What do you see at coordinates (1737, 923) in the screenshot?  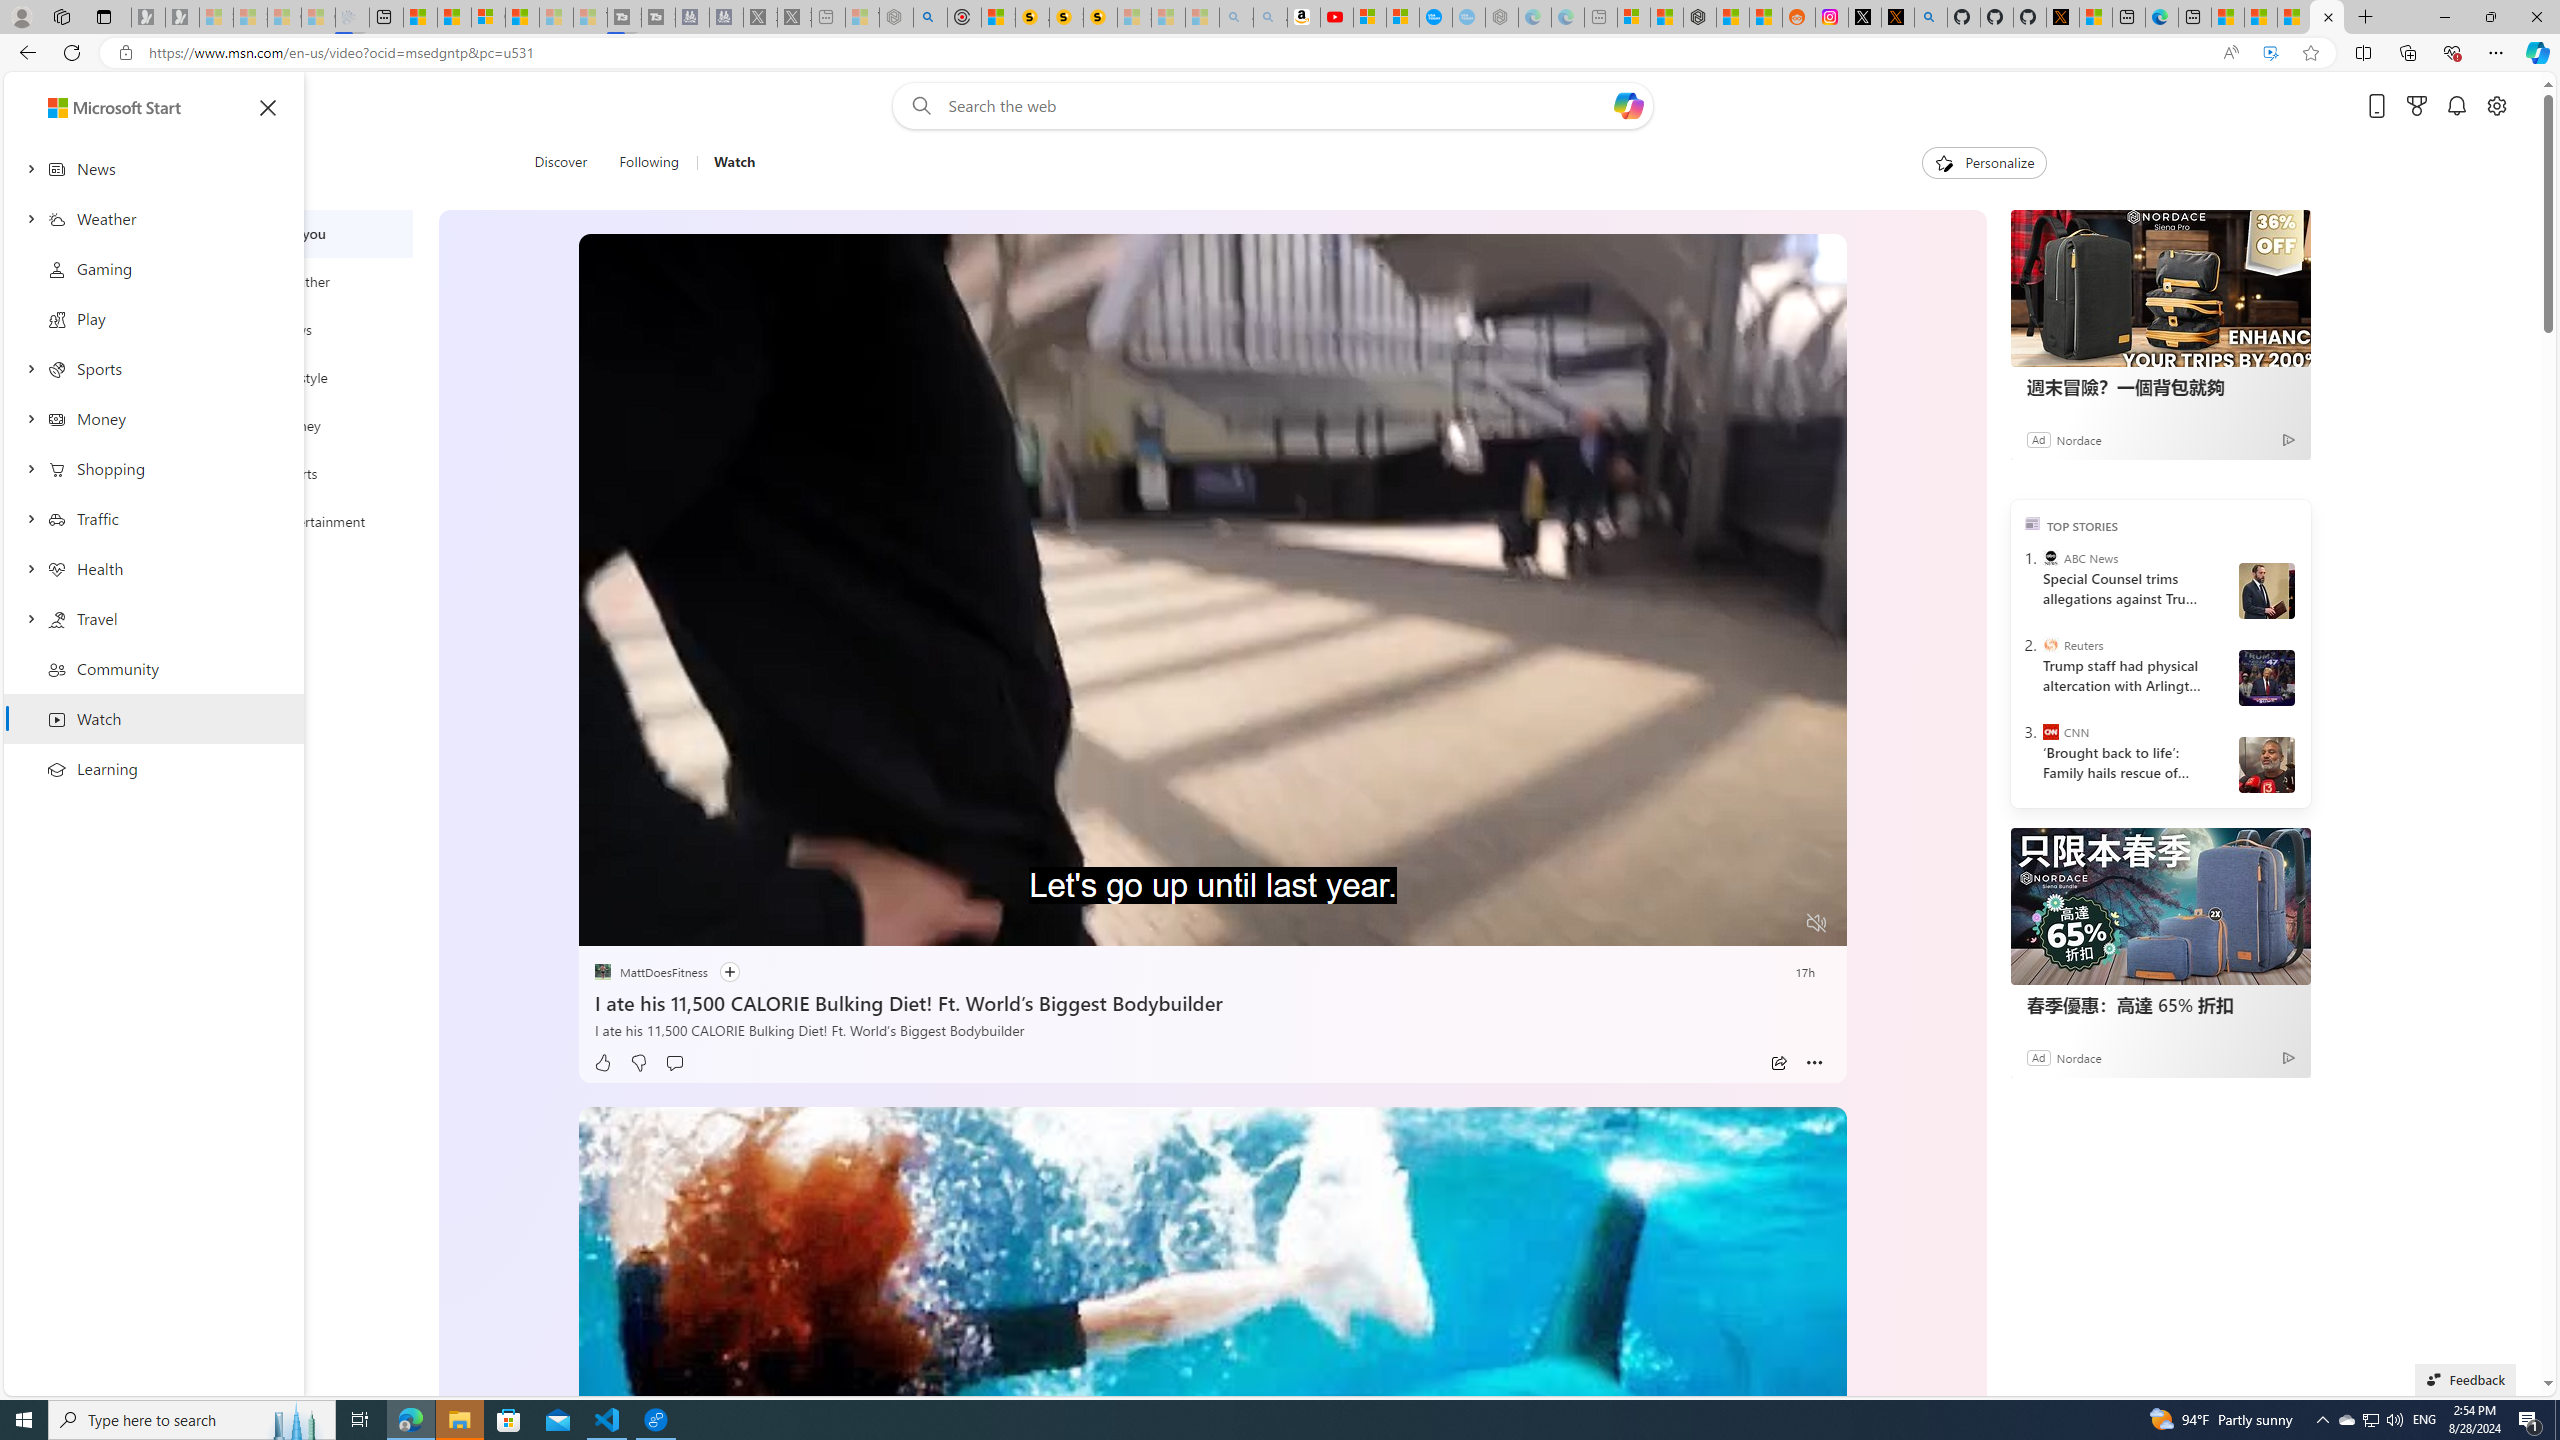 I see `'Captions'` at bounding box center [1737, 923].